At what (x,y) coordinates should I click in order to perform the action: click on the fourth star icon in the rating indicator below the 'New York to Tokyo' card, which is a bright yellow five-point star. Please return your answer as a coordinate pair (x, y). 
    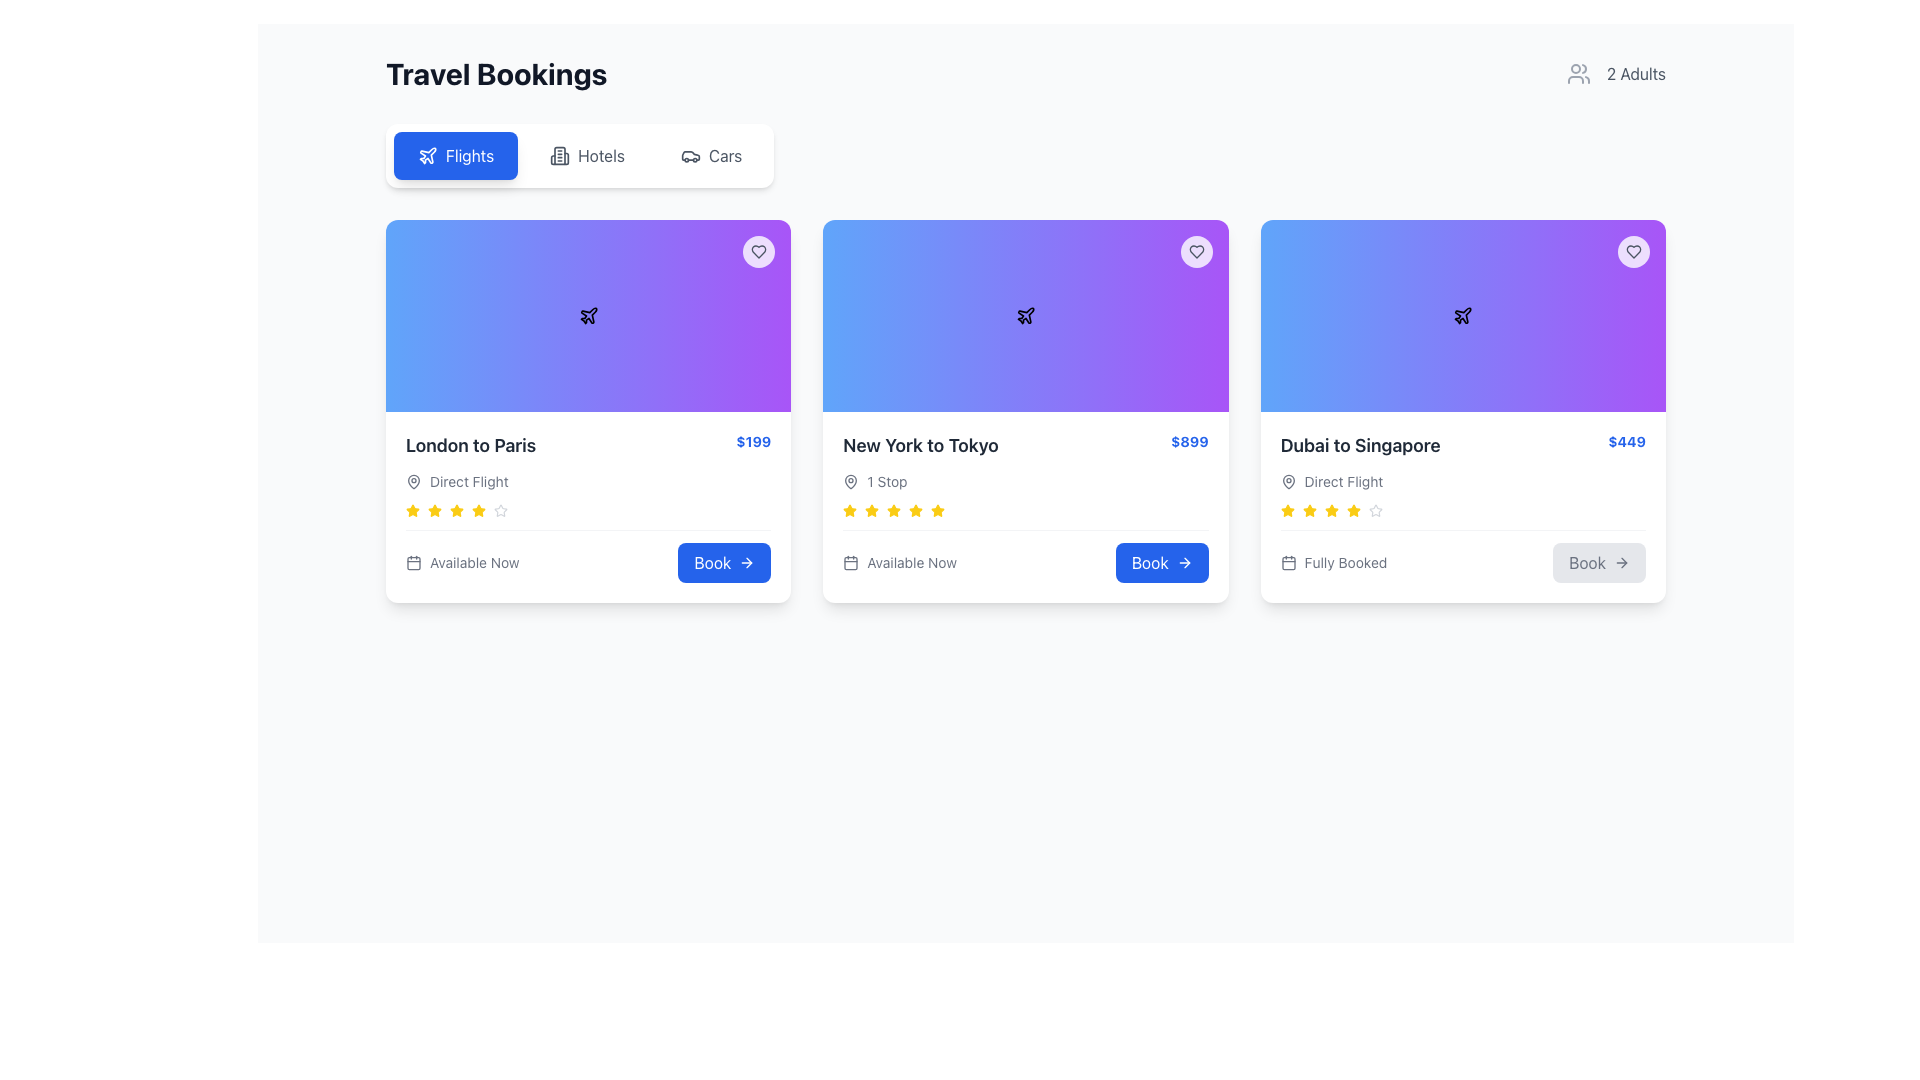
    Looking at the image, I should click on (872, 509).